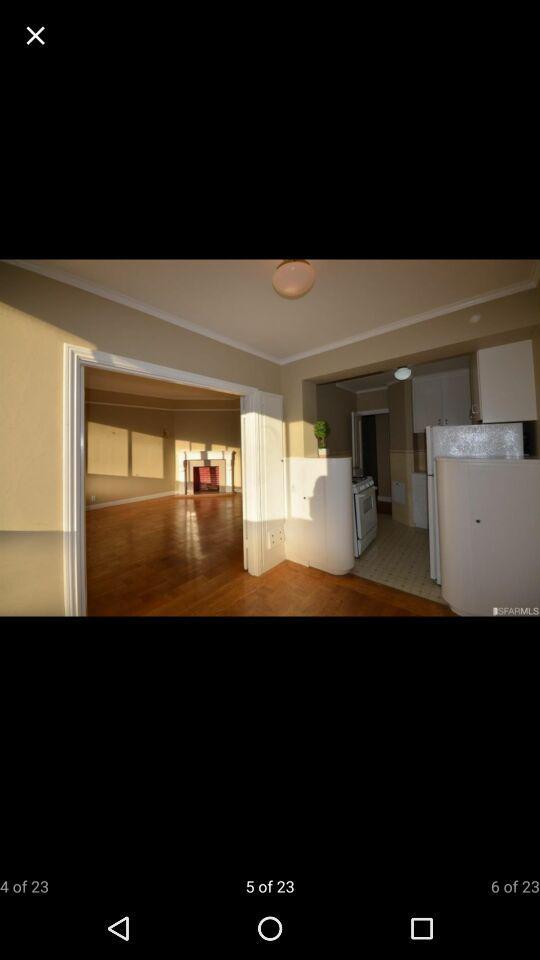 This screenshot has width=540, height=960. Describe the element at coordinates (35, 34) in the screenshot. I see `window` at that location.